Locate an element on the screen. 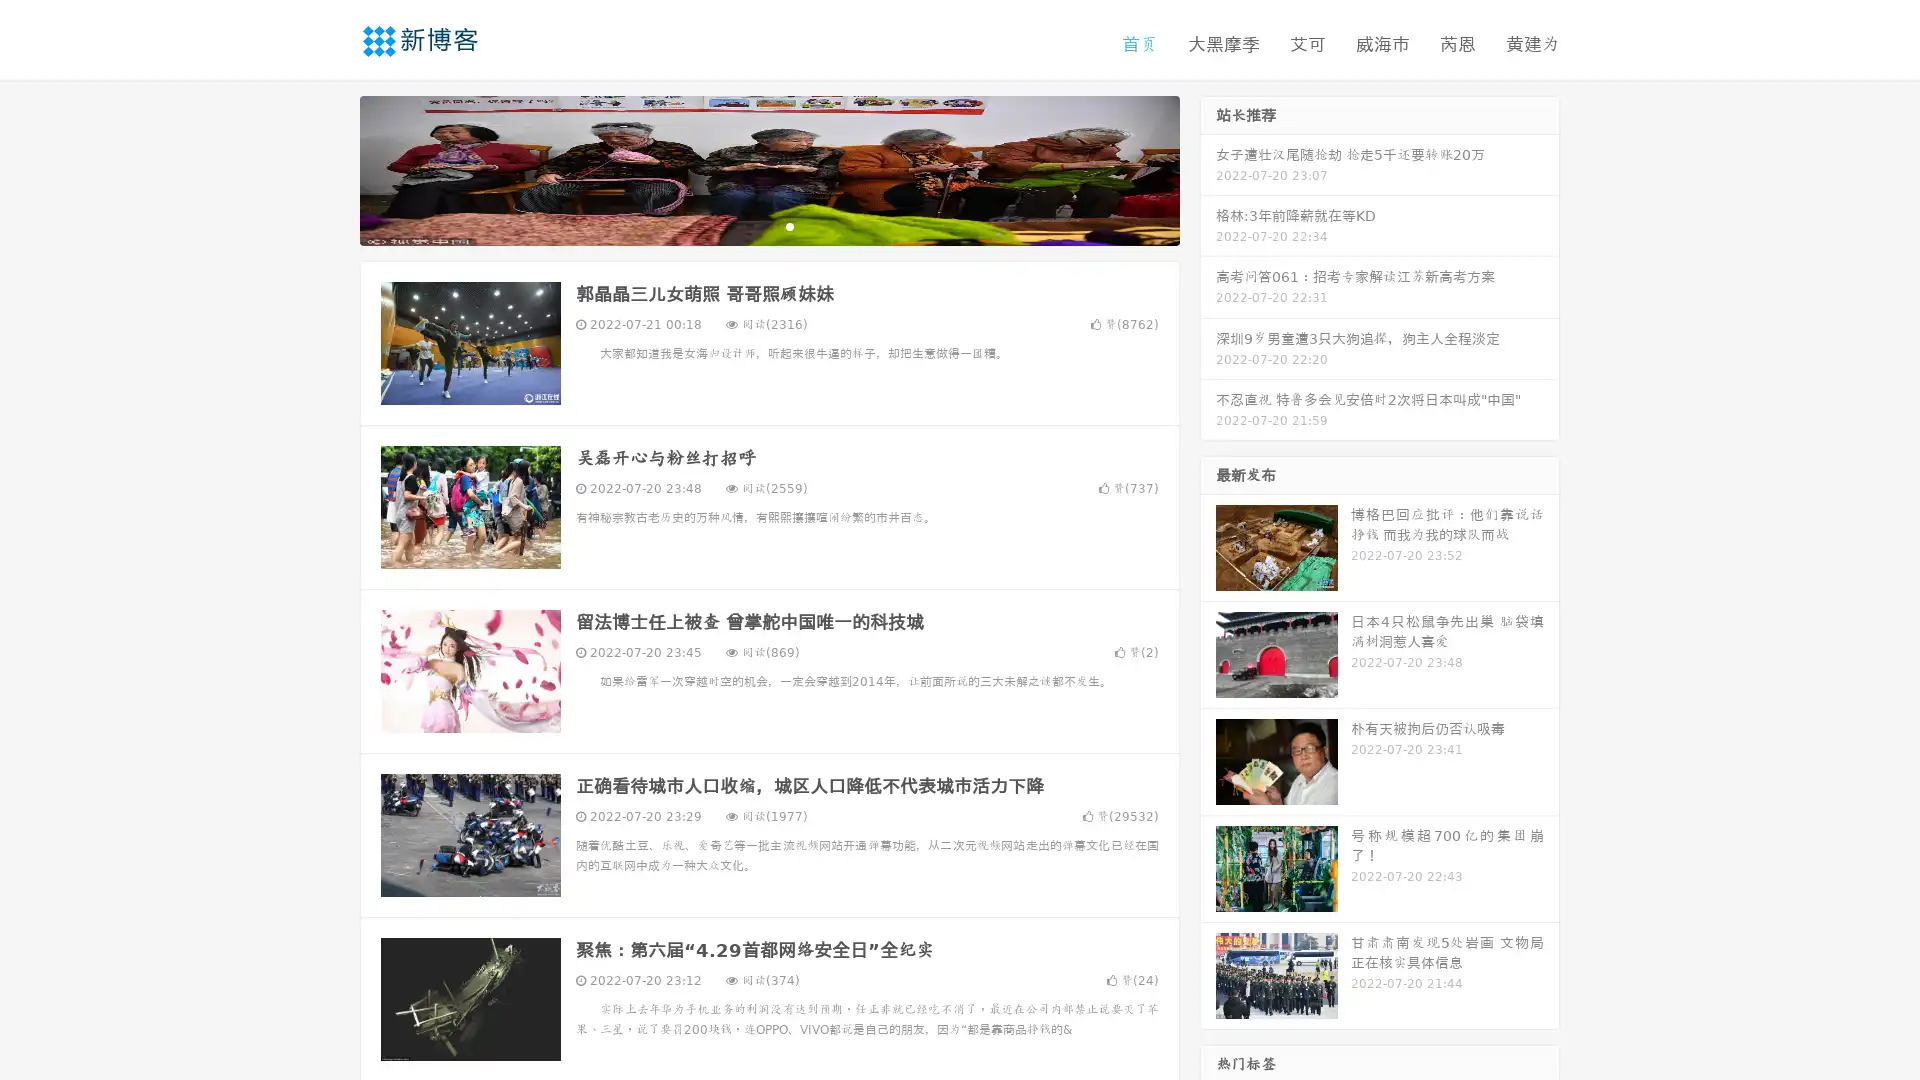 The image size is (1920, 1080). Next slide is located at coordinates (1208, 168).